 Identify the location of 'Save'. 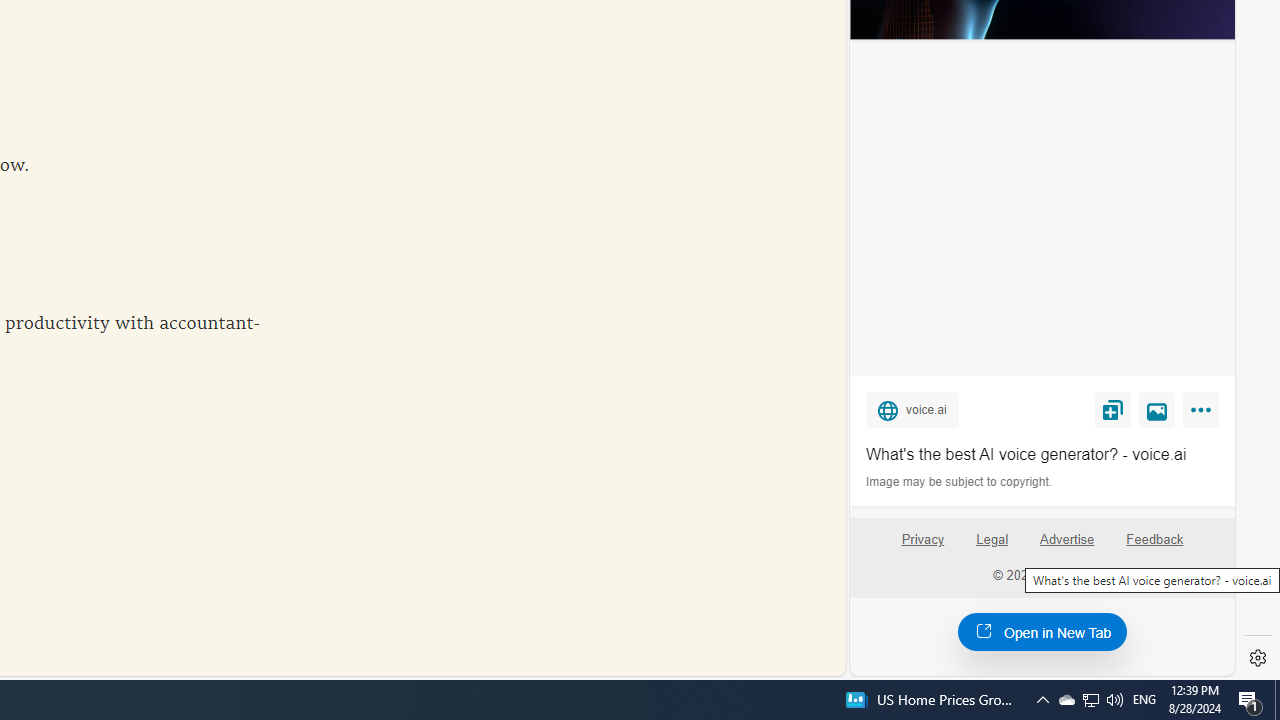
(1111, 408).